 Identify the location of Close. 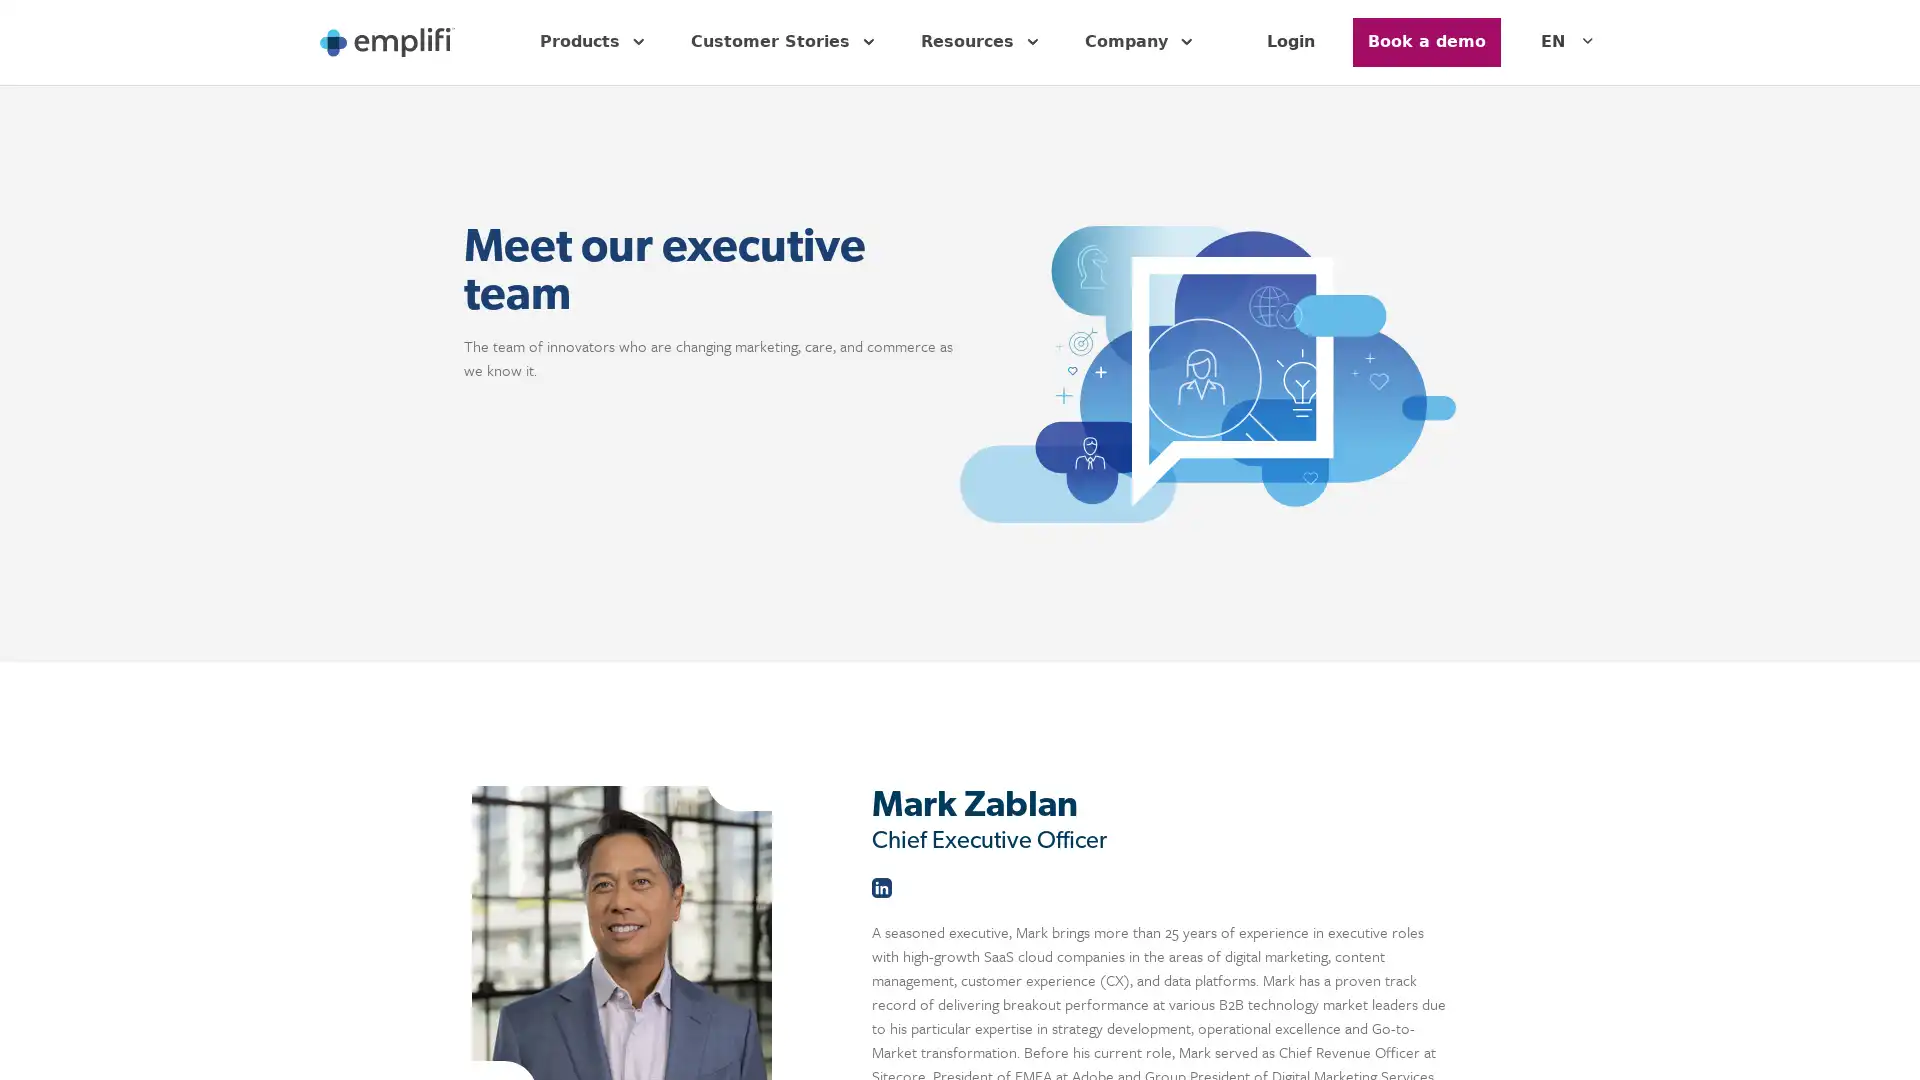
(1886, 1035).